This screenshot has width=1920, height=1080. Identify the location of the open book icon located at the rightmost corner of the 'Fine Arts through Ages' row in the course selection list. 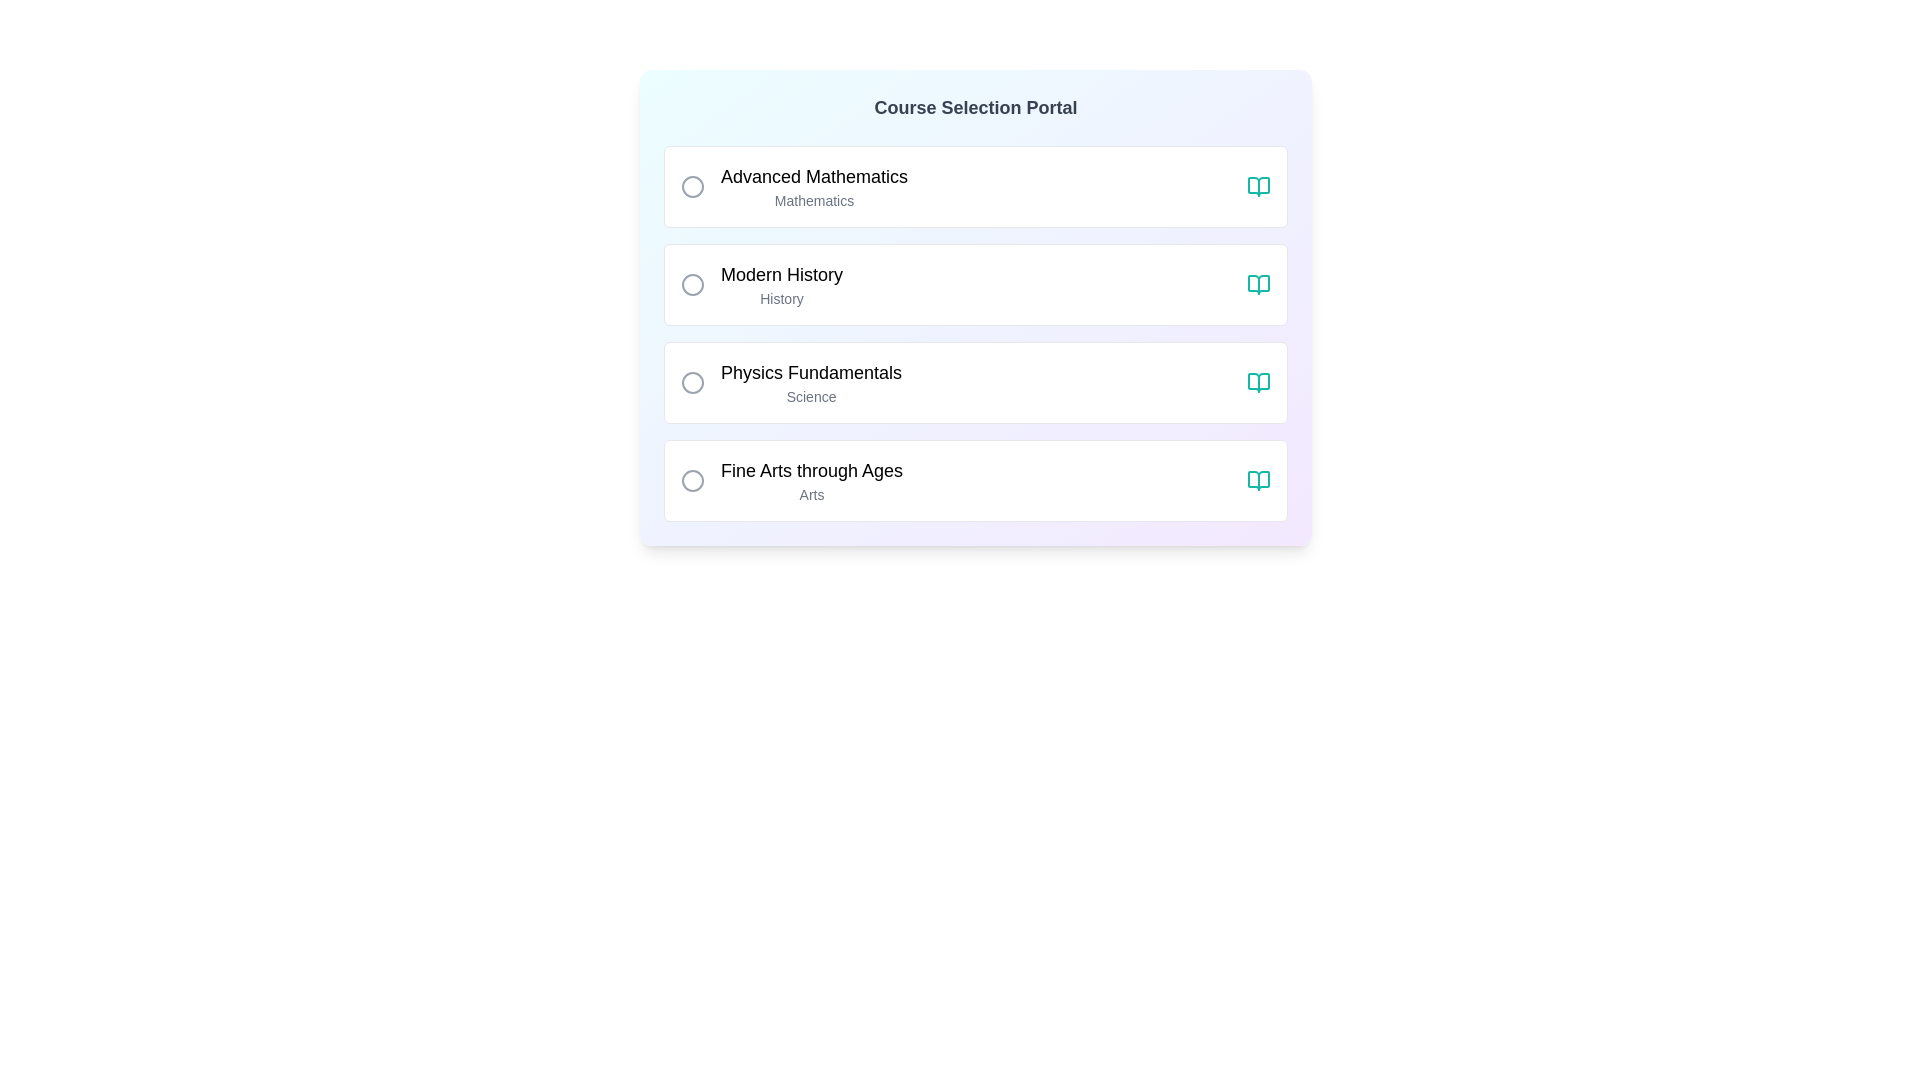
(1257, 481).